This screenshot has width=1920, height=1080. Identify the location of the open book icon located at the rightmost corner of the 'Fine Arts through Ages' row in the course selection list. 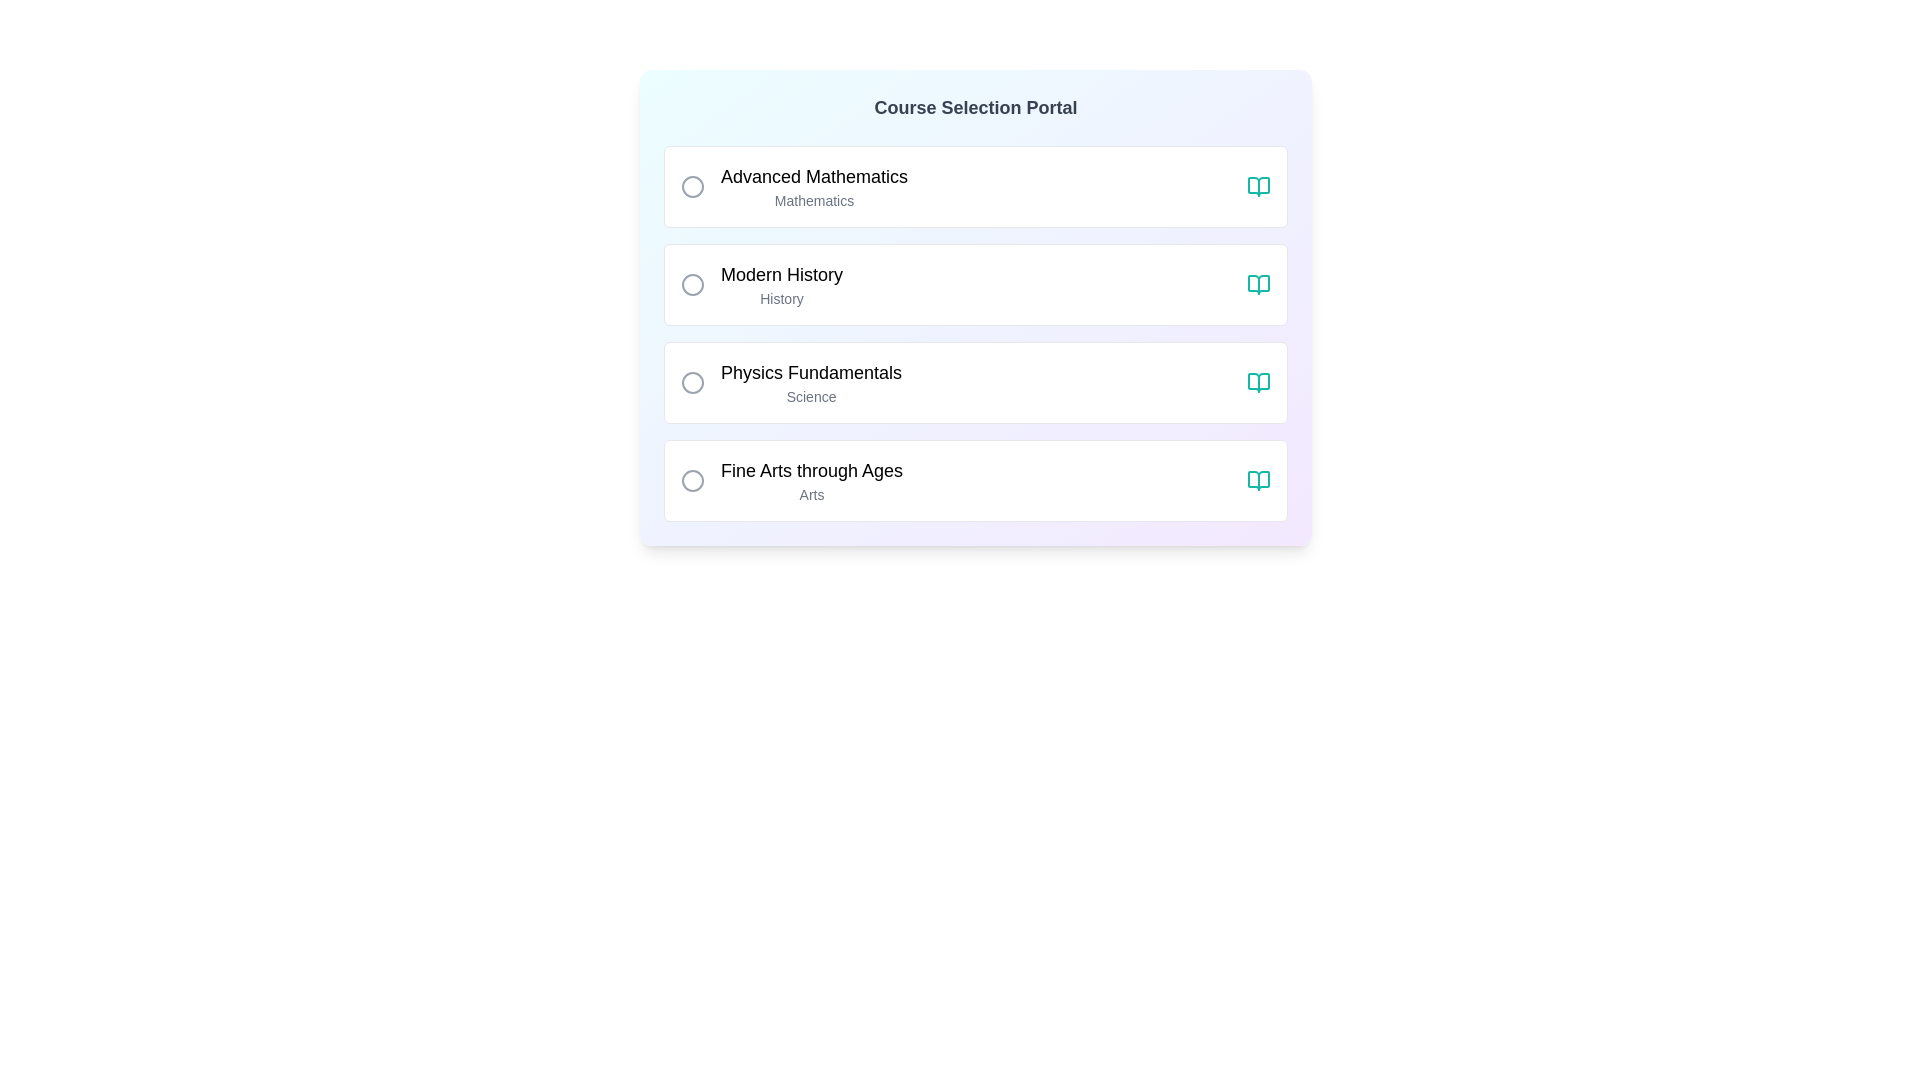
(1257, 481).